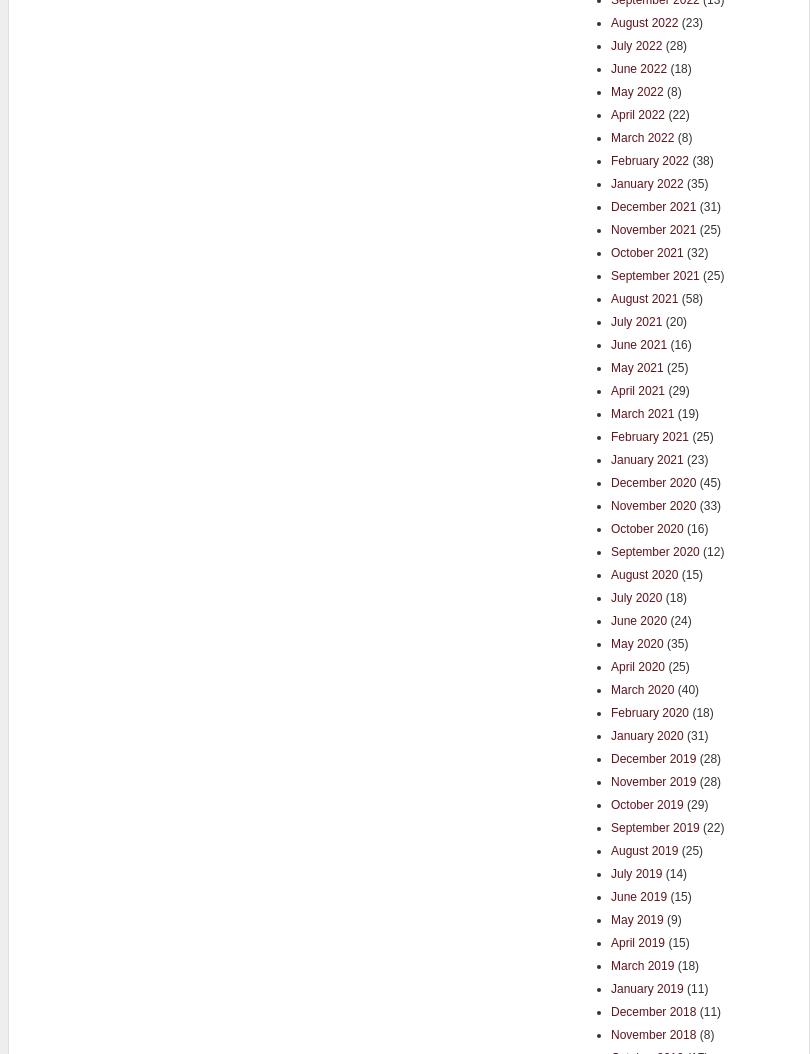  I want to click on 'February 2022', so click(649, 158).